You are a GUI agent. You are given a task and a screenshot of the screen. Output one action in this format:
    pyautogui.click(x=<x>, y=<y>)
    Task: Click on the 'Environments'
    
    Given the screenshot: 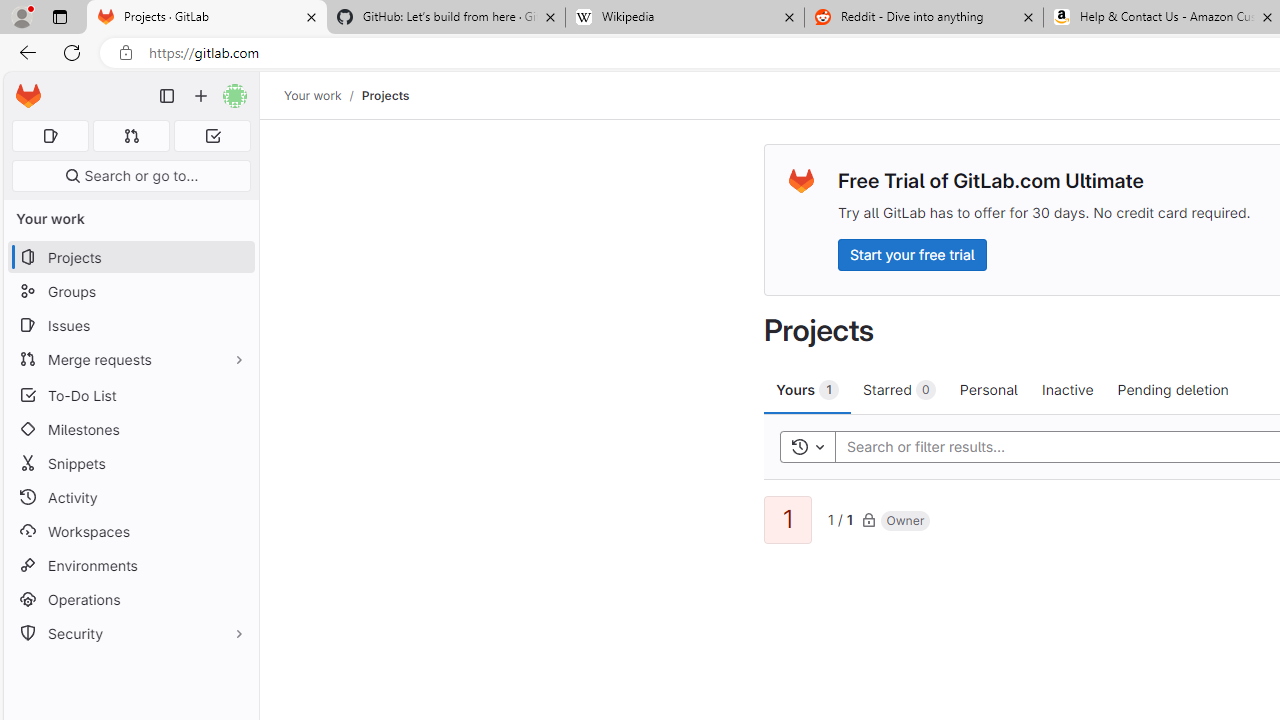 What is the action you would take?
    pyautogui.click(x=130, y=565)
    